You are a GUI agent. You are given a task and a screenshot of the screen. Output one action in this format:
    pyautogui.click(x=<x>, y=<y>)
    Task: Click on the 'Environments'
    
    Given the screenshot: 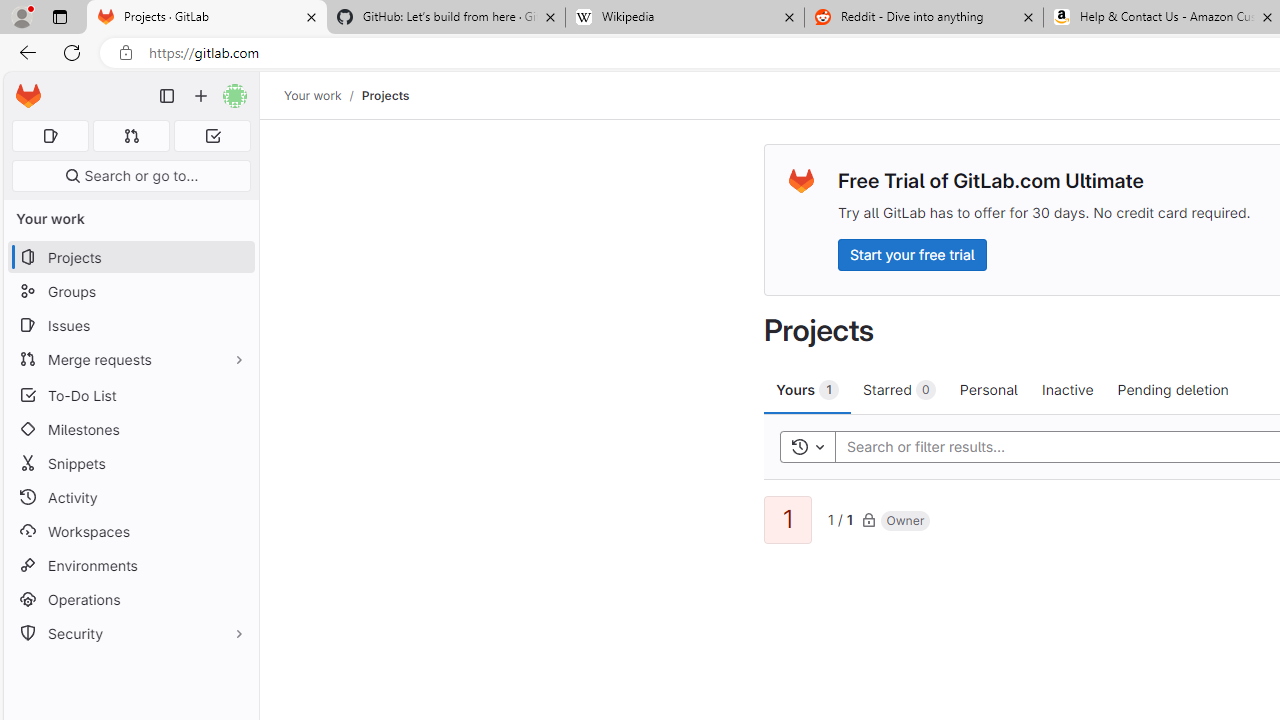 What is the action you would take?
    pyautogui.click(x=130, y=565)
    